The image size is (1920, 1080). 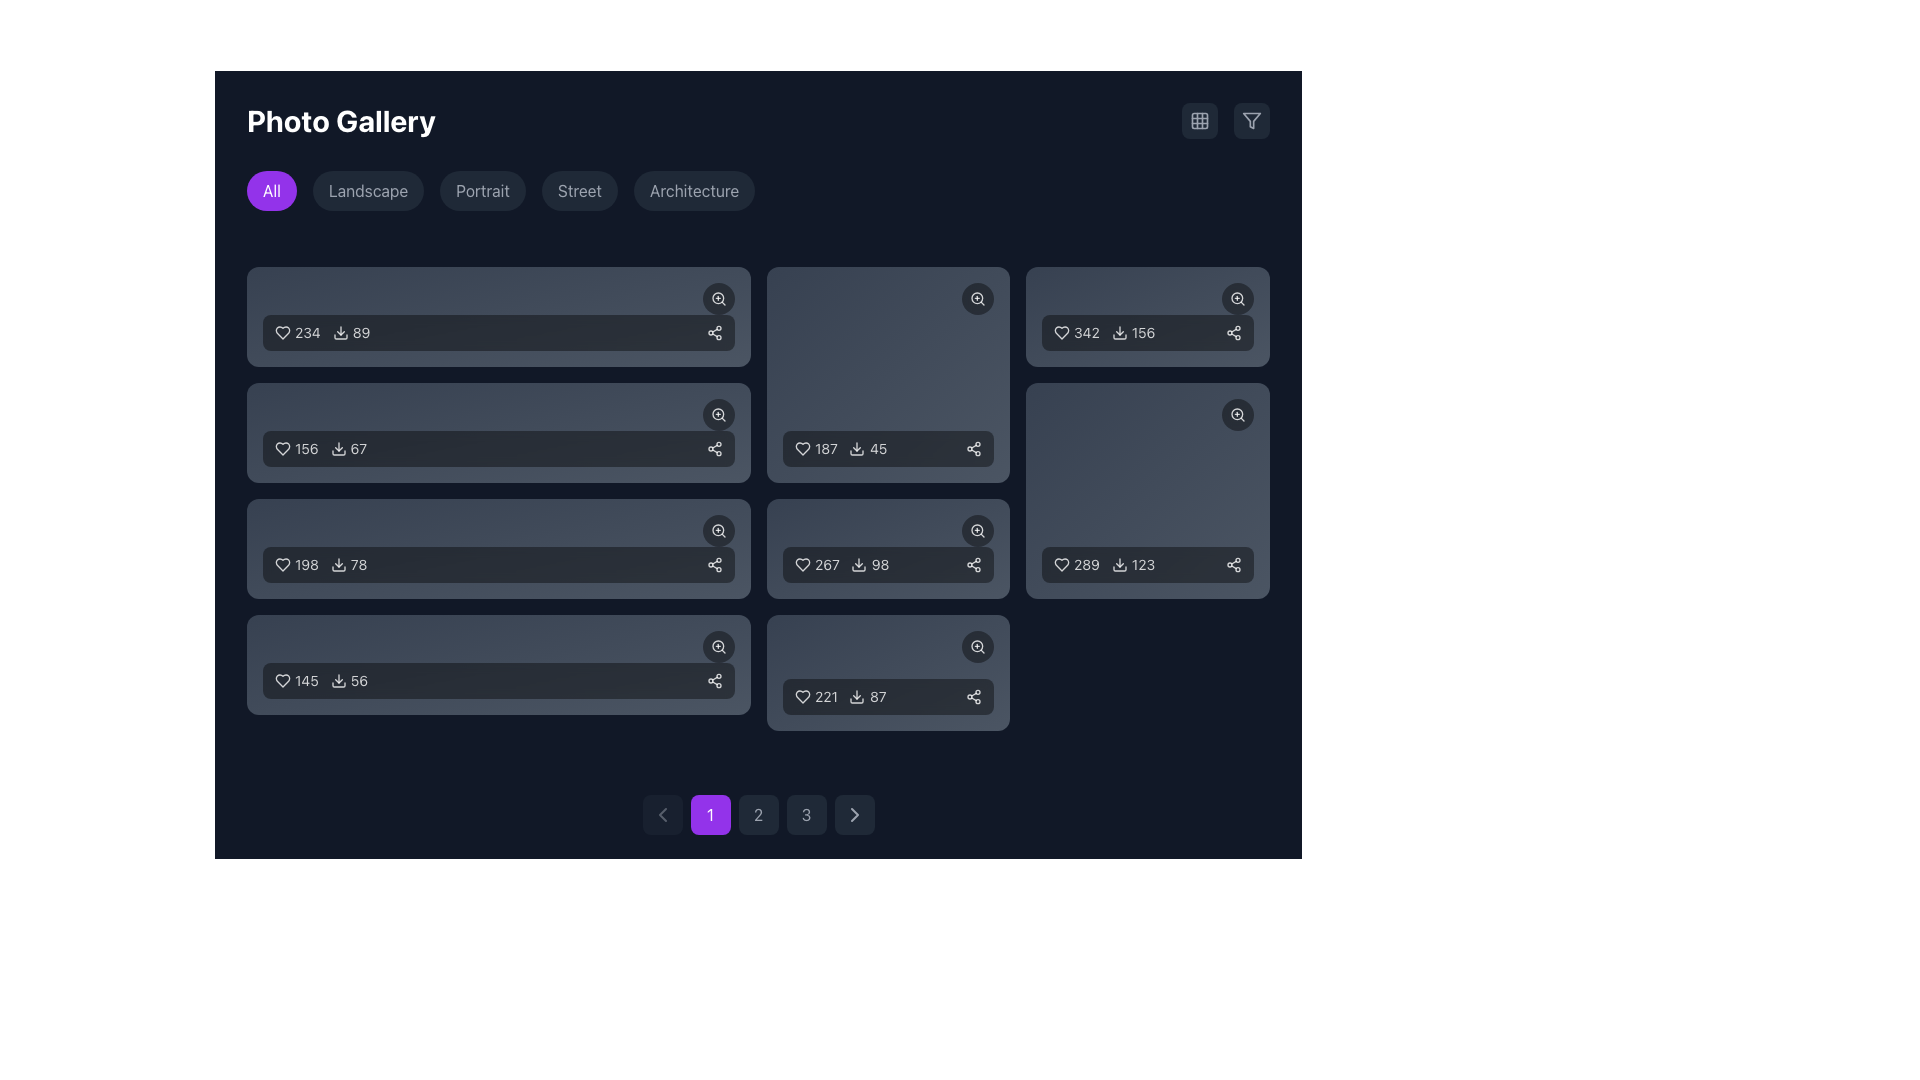 What do you see at coordinates (358, 447) in the screenshot?
I see `the text element displaying a counter or metric, located in the second row and first column of a grid layout, towards the bottom right of its card element` at bounding box center [358, 447].